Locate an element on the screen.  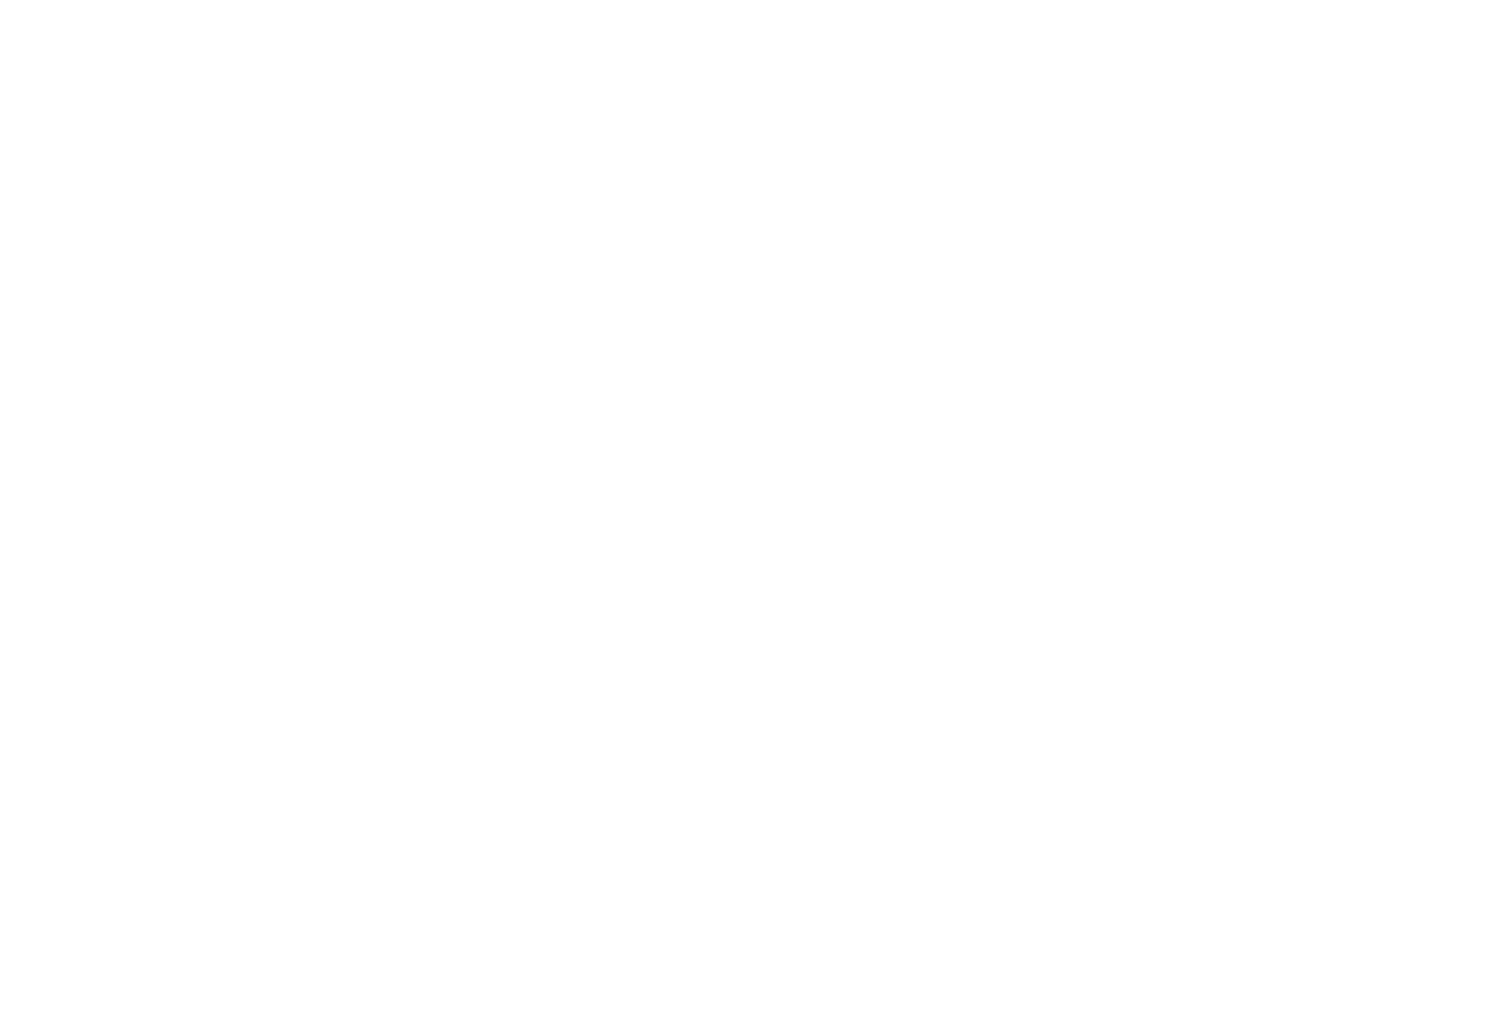
'Privacy Policy' is located at coordinates (727, 823).